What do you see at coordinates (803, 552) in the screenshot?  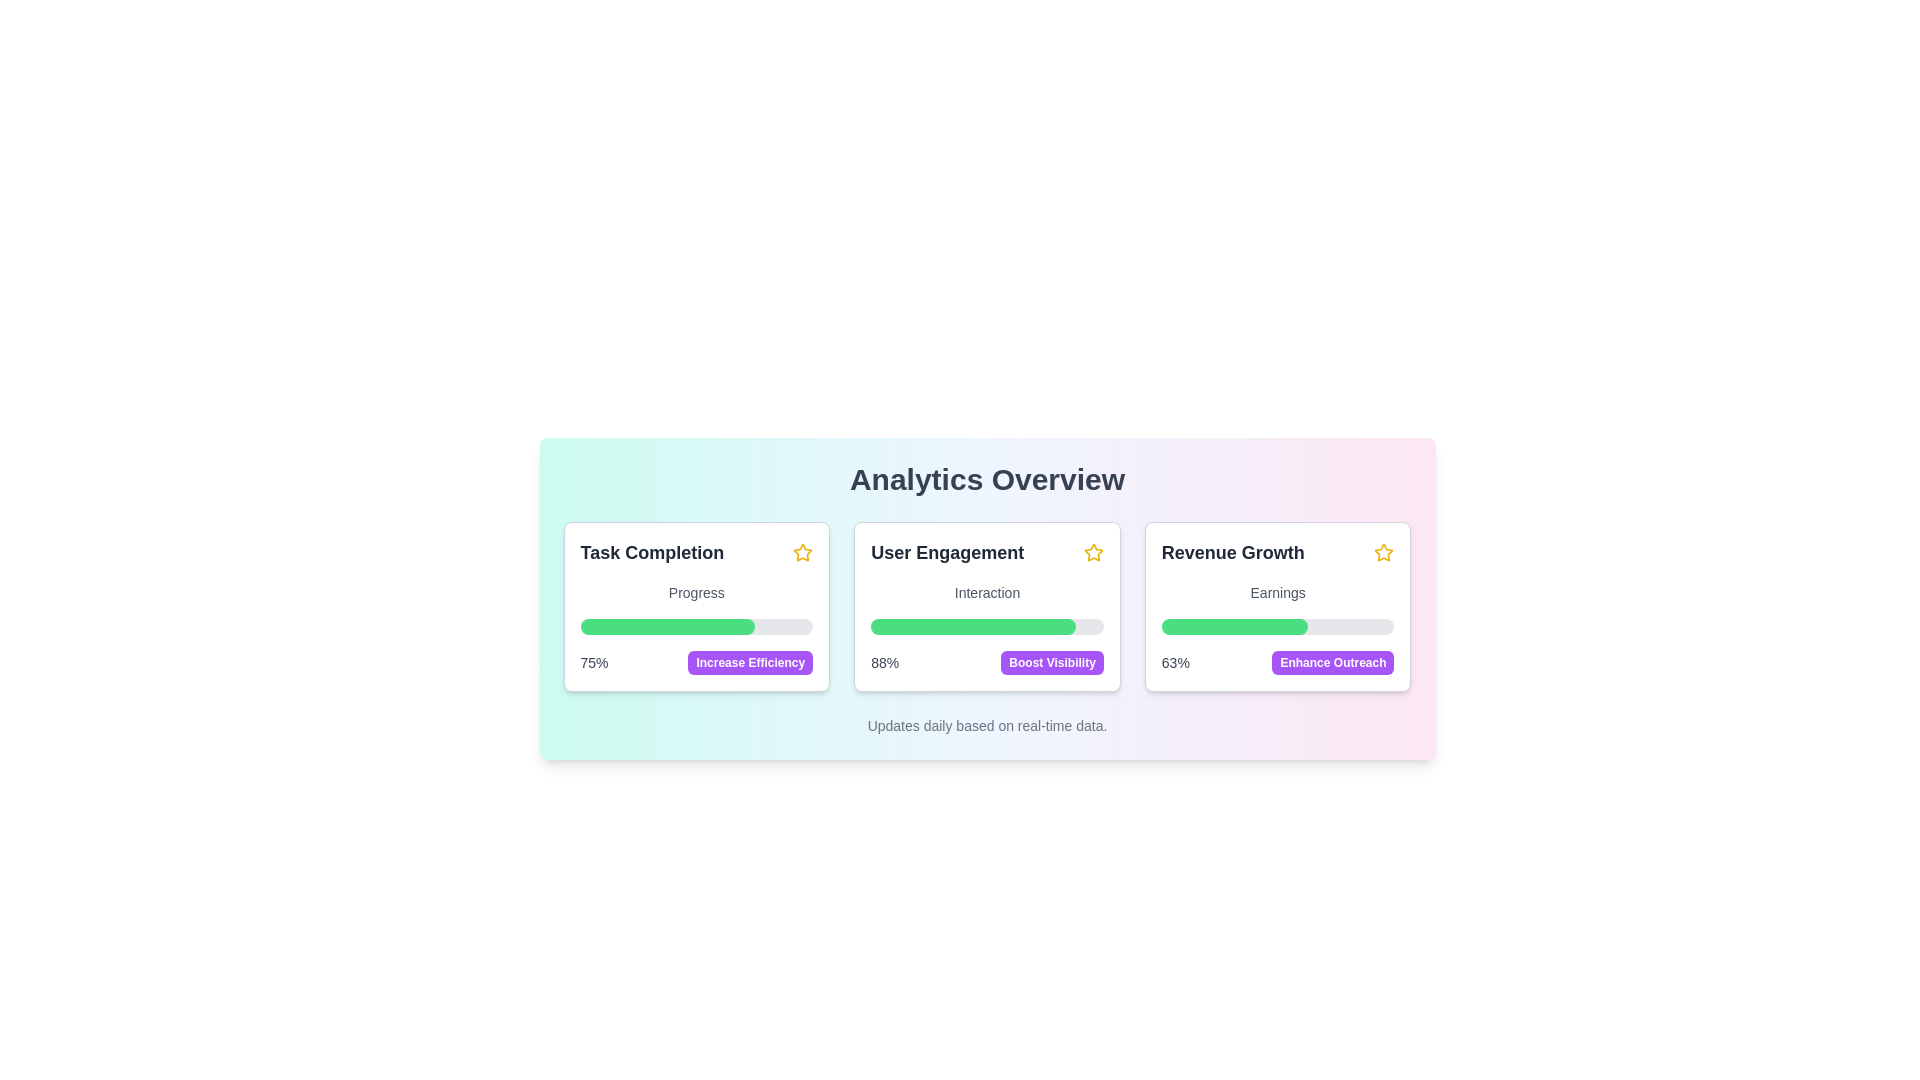 I see `the yellow star-shaped icon located in the top-right corner of the 'Task Completion' card` at bounding box center [803, 552].